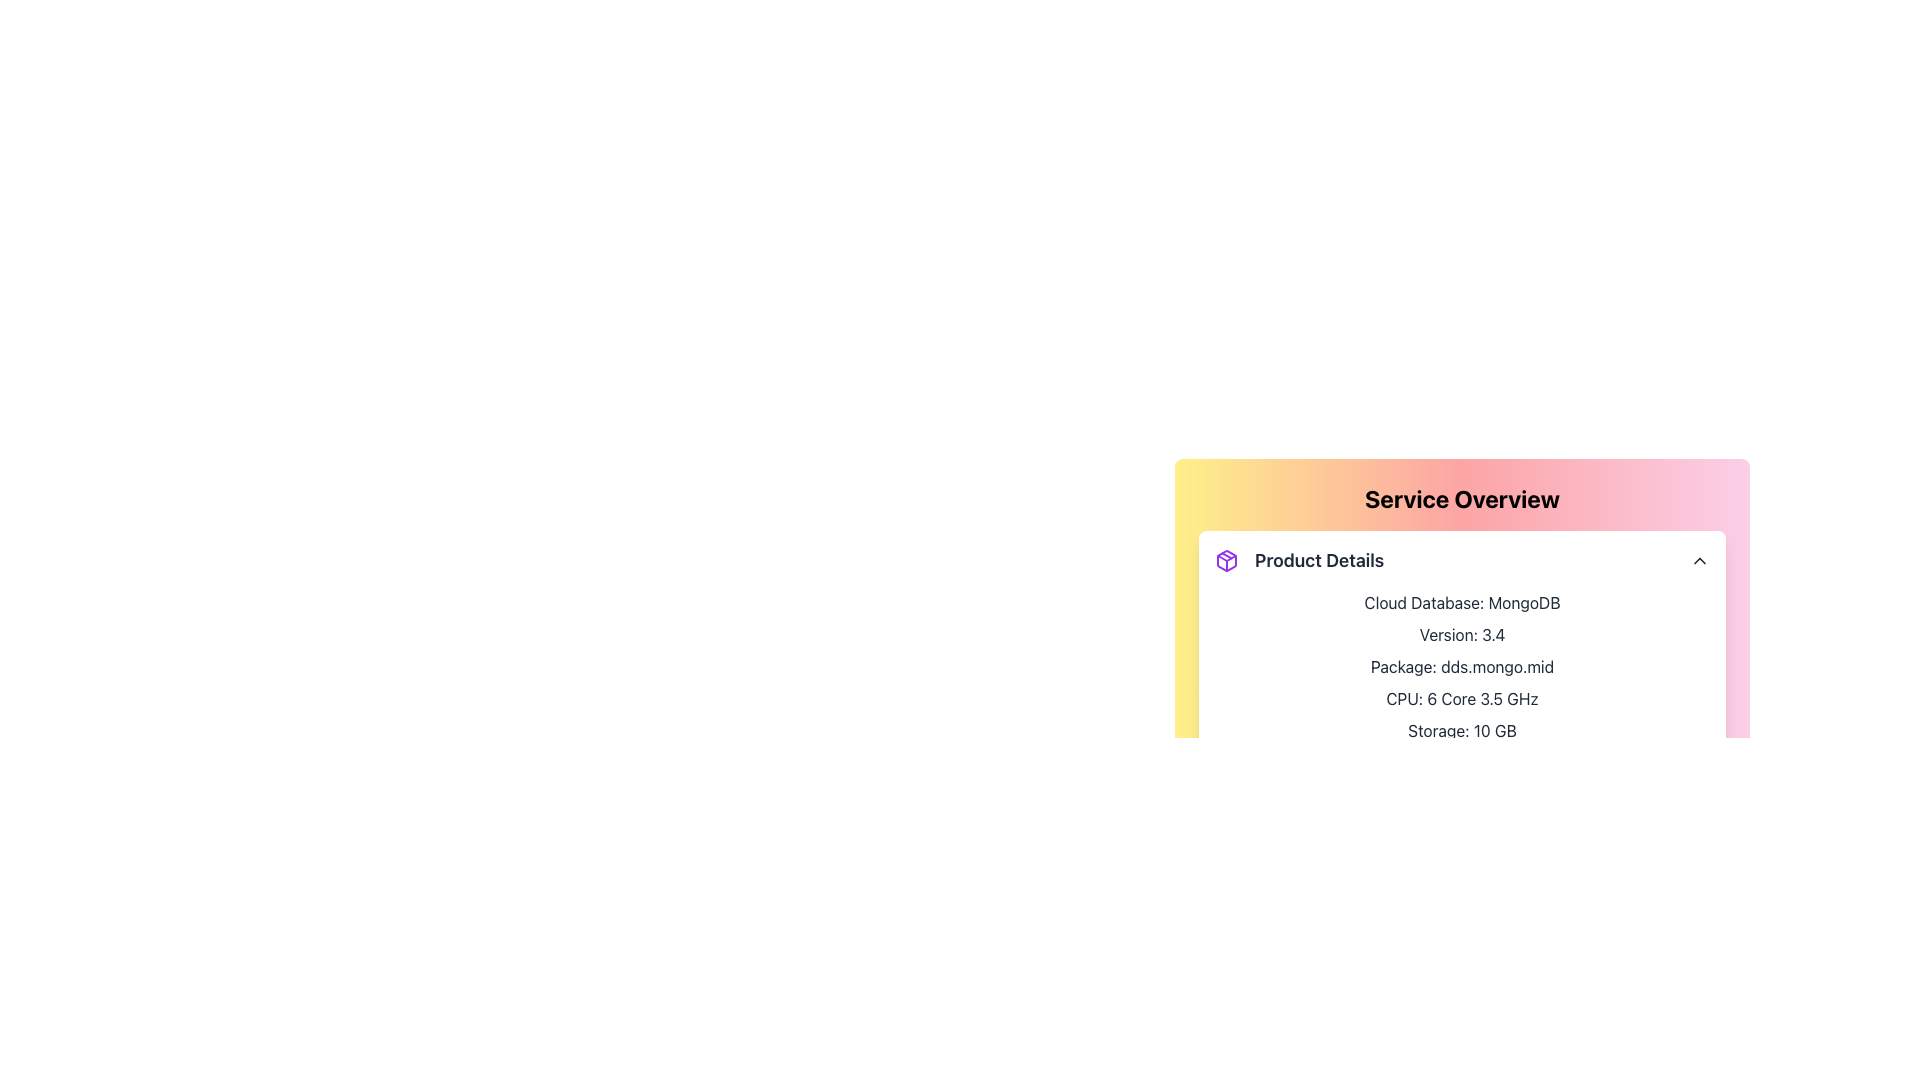 Image resolution: width=1920 pixels, height=1080 pixels. What do you see at coordinates (1462, 667) in the screenshot?
I see `text content of the Text Label displaying 'Package: dds.mongo.mid', which is the third entry under 'Product Details'` at bounding box center [1462, 667].